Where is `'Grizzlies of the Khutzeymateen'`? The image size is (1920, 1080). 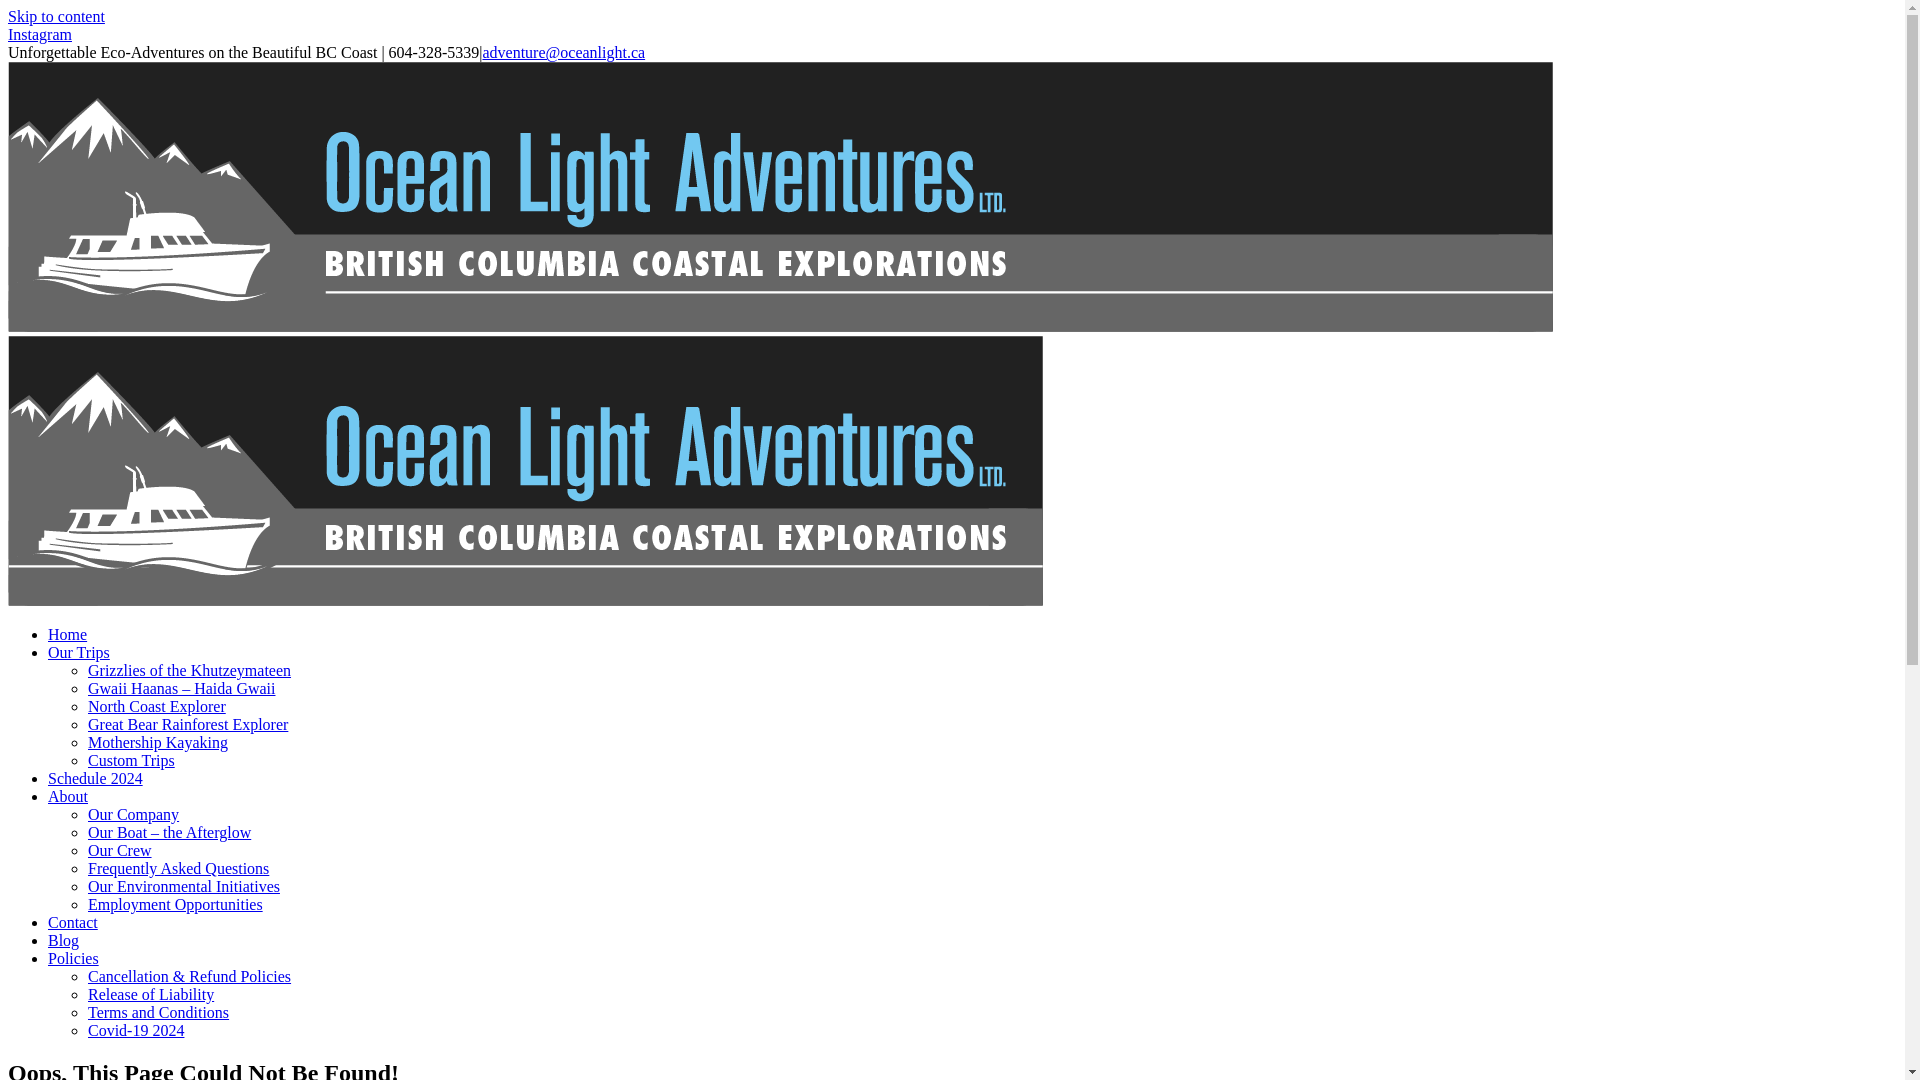
'Grizzlies of the Khutzeymateen' is located at coordinates (189, 670).